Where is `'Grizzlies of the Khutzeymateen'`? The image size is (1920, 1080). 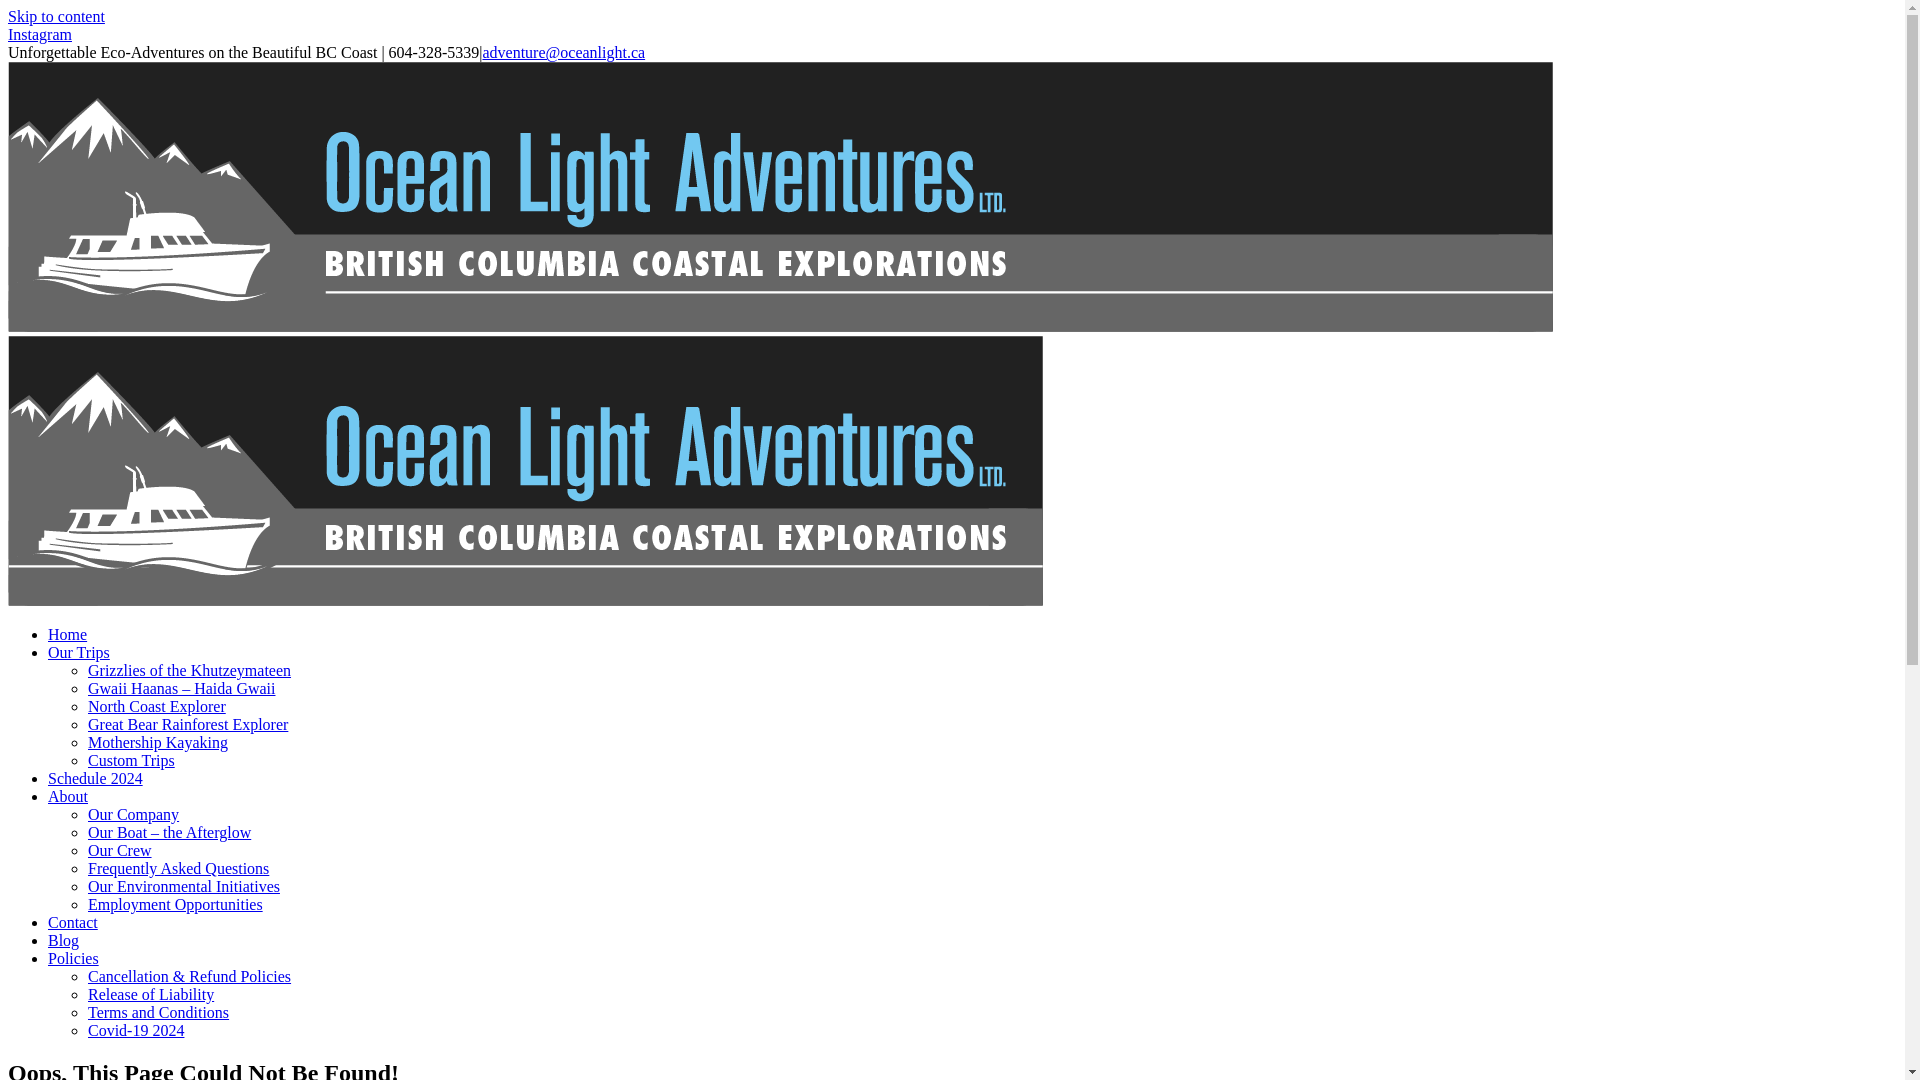
'Grizzlies of the Khutzeymateen' is located at coordinates (189, 670).